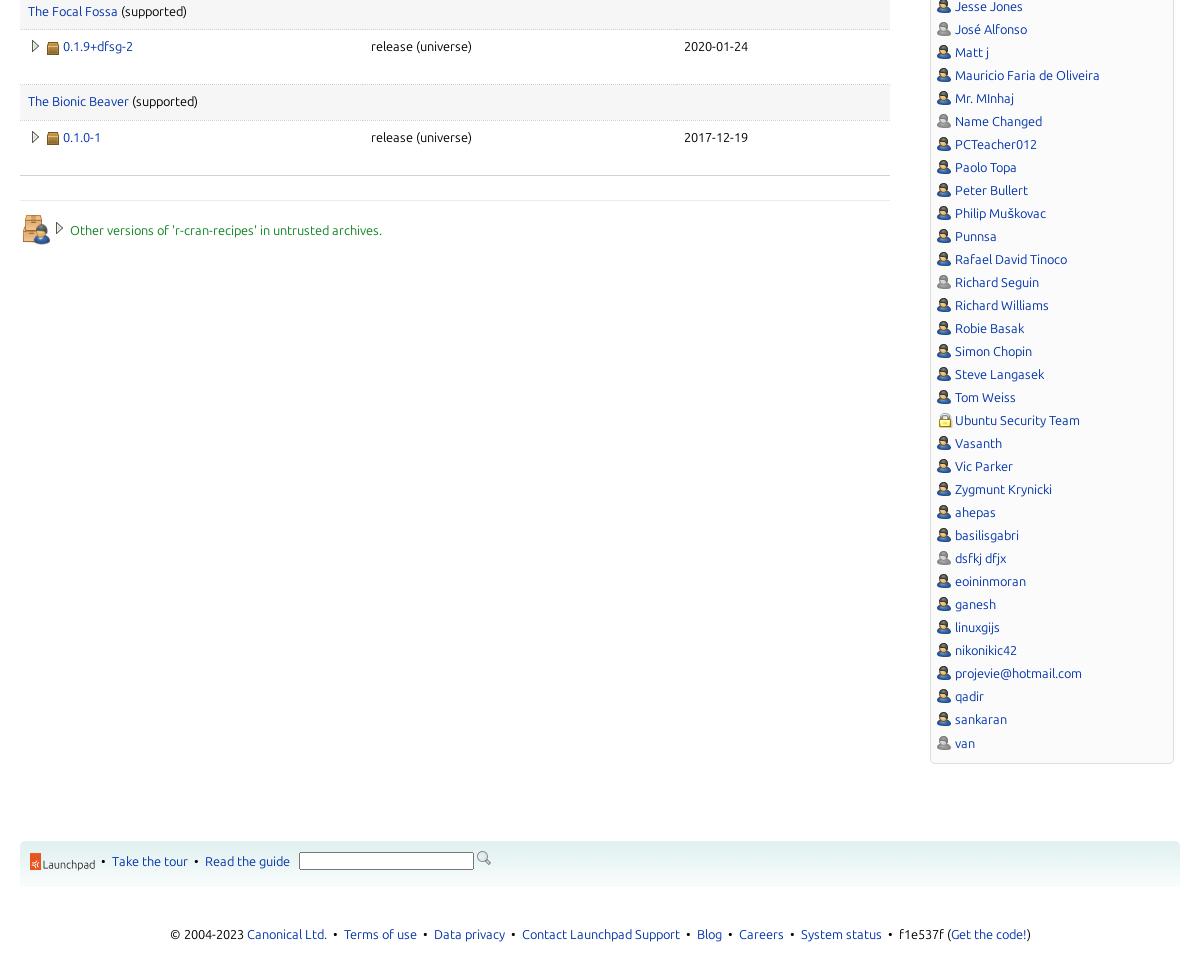 The image size is (1200, 956). I want to click on 'projevie@hotmail.com', so click(1018, 673).